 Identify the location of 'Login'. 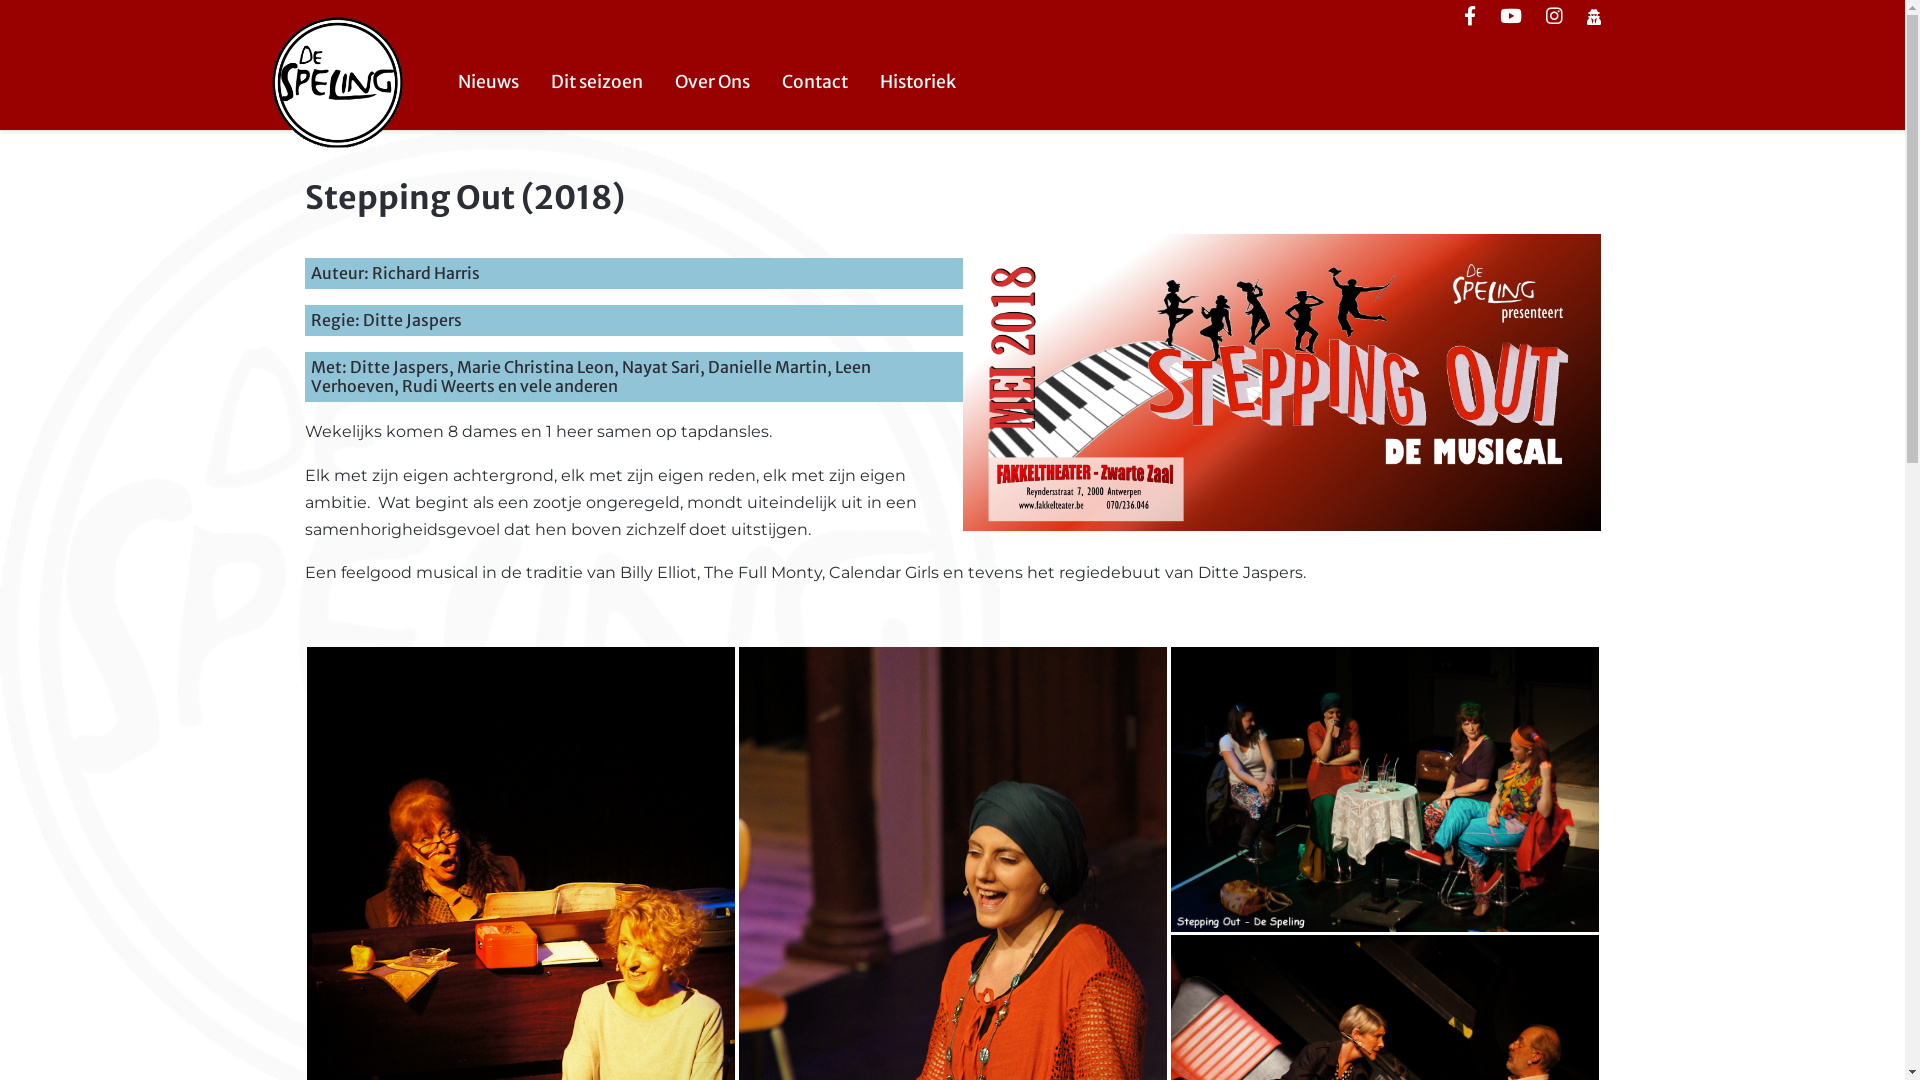
(1592, 17).